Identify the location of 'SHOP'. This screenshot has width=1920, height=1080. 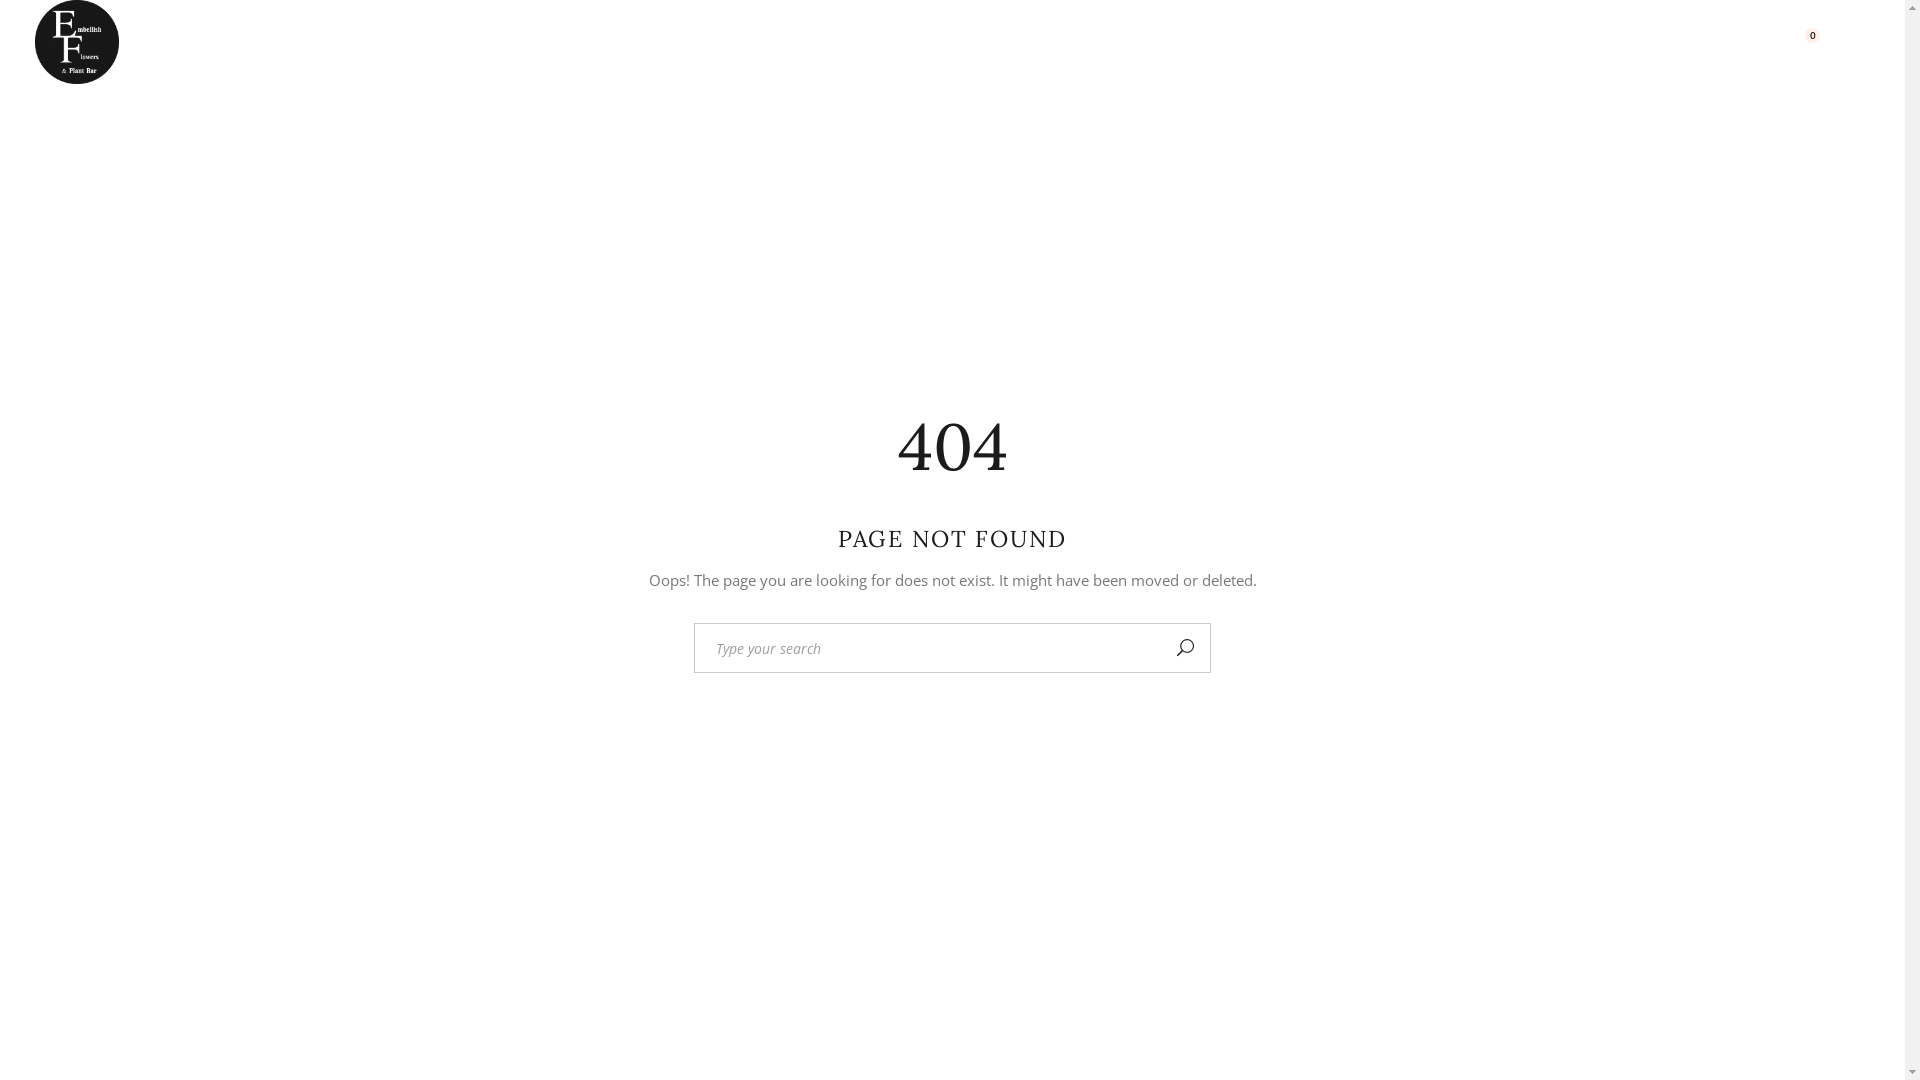
(1534, 42).